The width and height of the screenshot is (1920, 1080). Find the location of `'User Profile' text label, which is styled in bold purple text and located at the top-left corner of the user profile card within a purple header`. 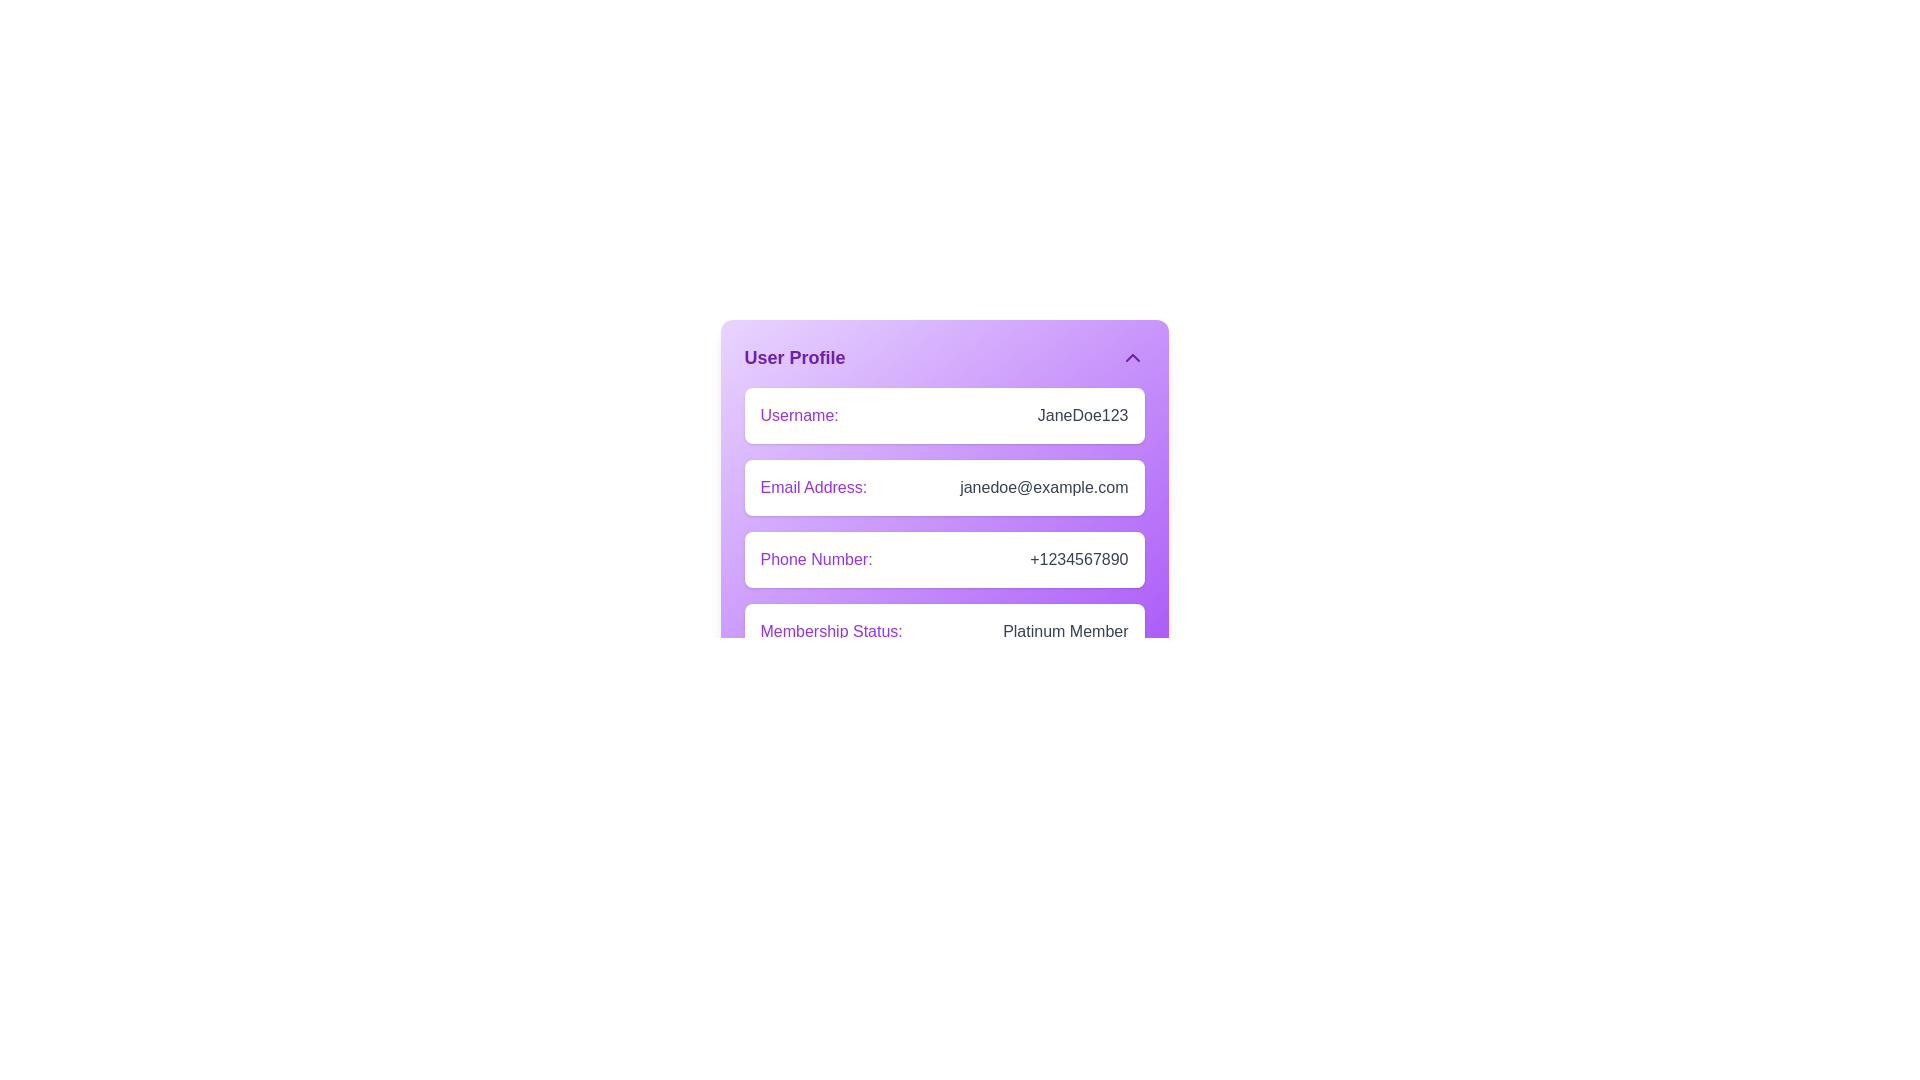

'User Profile' text label, which is styled in bold purple text and located at the top-left corner of the user profile card within a purple header is located at coordinates (794, 357).